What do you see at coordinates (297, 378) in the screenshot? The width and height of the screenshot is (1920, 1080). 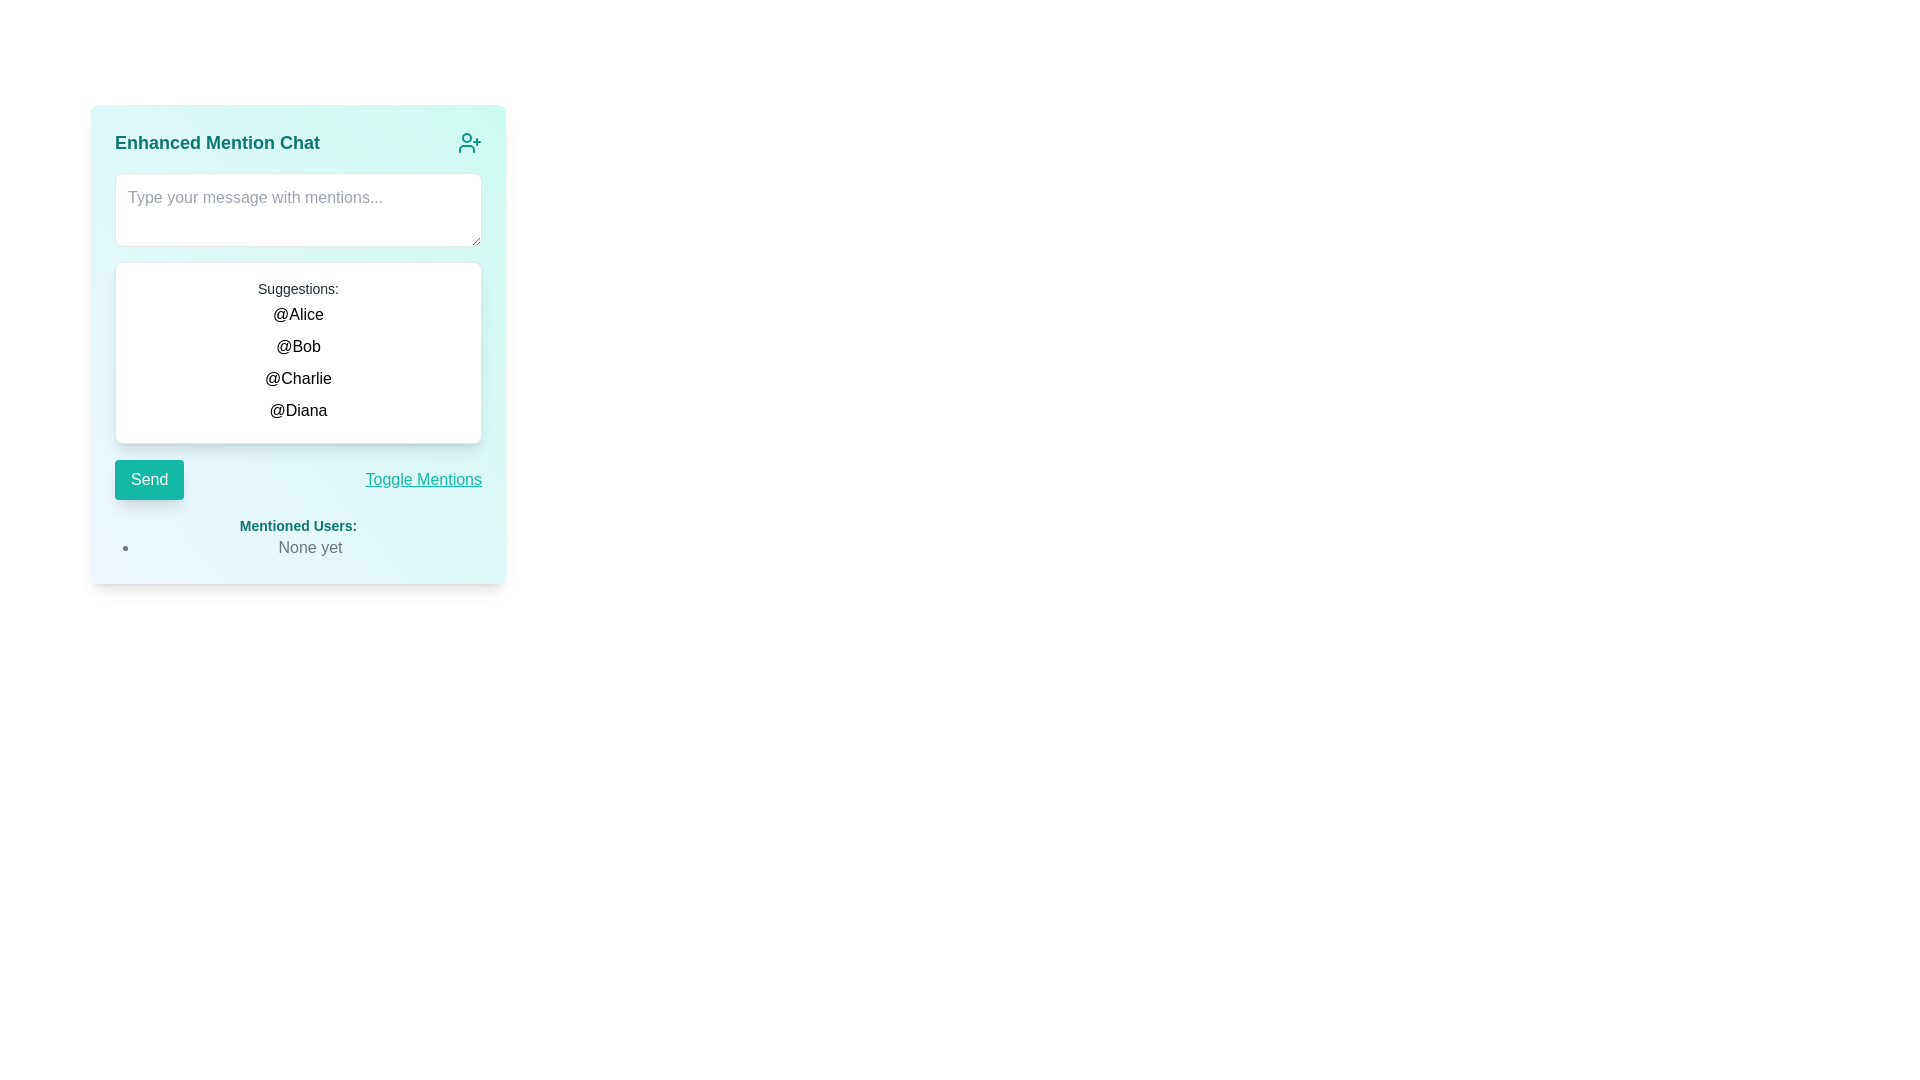 I see `the text label styled as '@Charlie' which is the third item in the mention suggestions list` at bounding box center [297, 378].